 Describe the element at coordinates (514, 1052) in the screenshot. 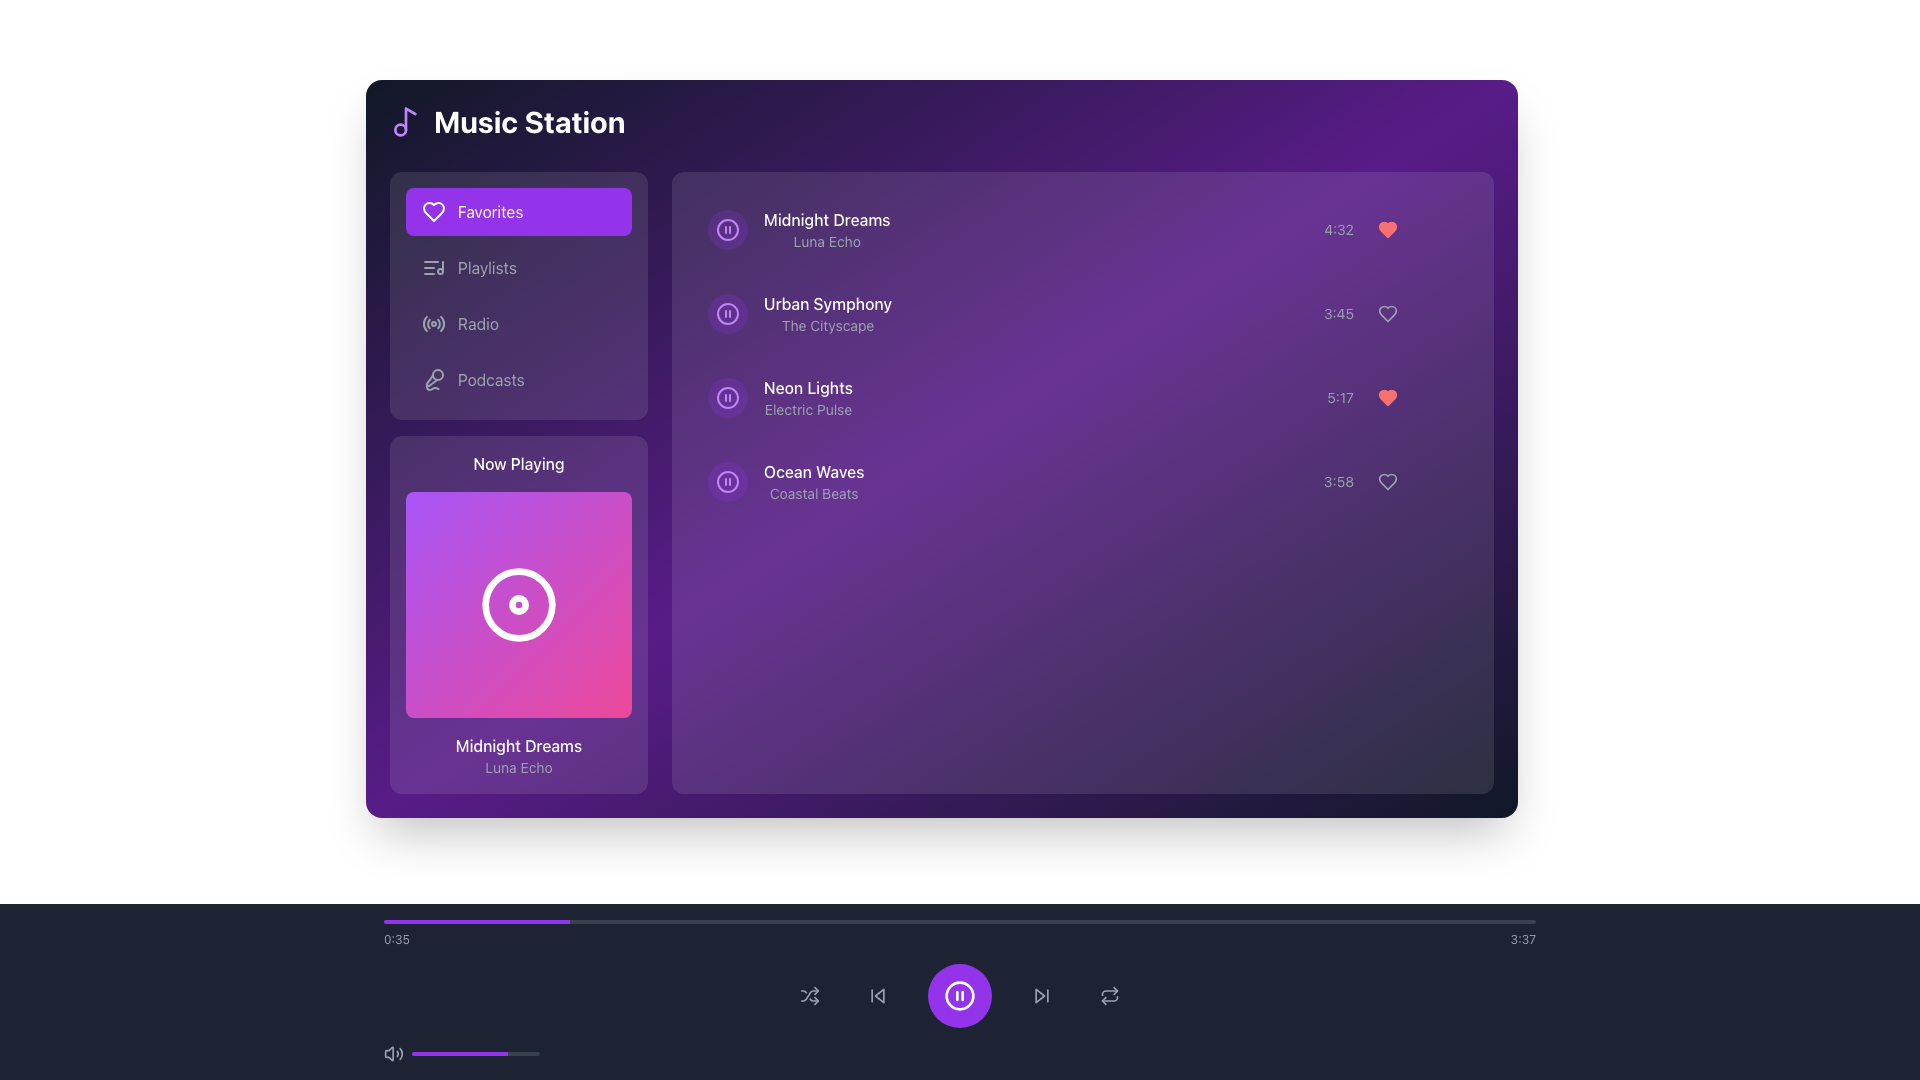

I see `the progress` at that location.